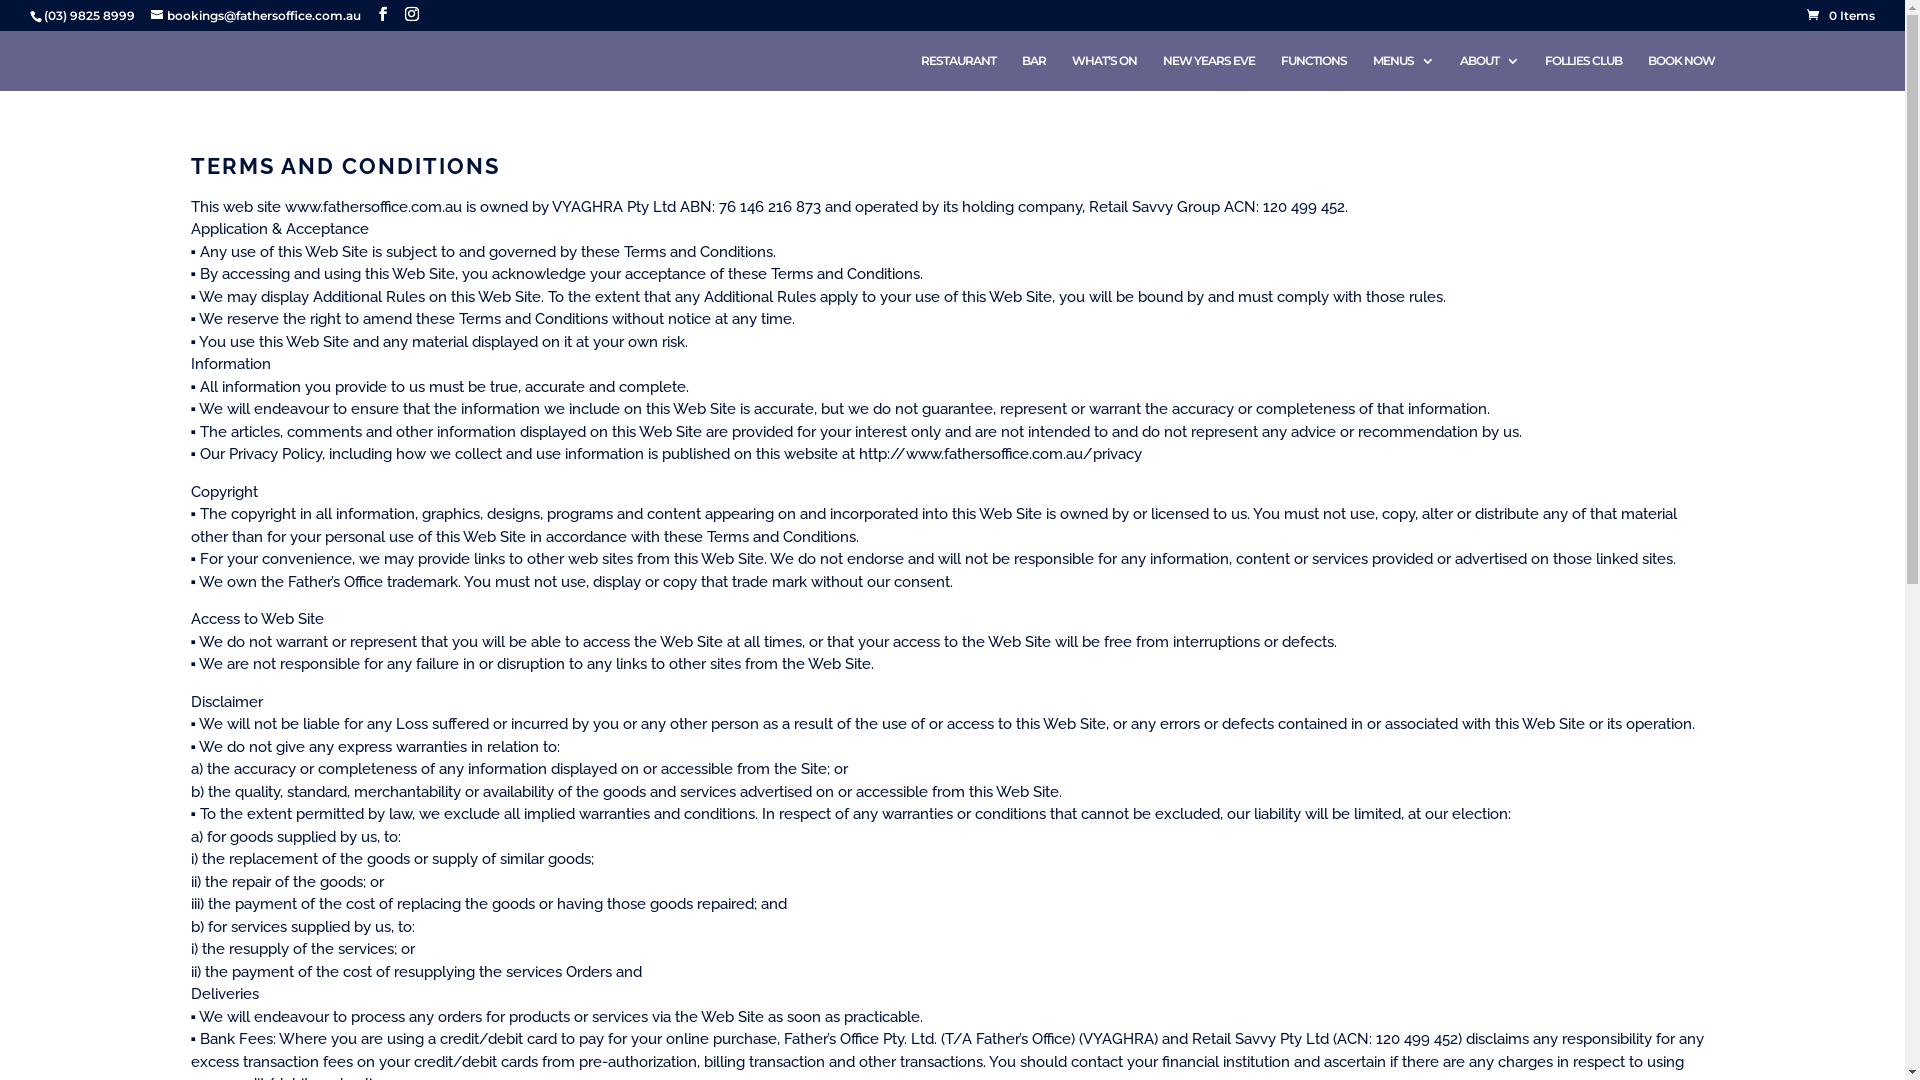  I want to click on 'bookings@fathersoffice.com.au', so click(149, 15).